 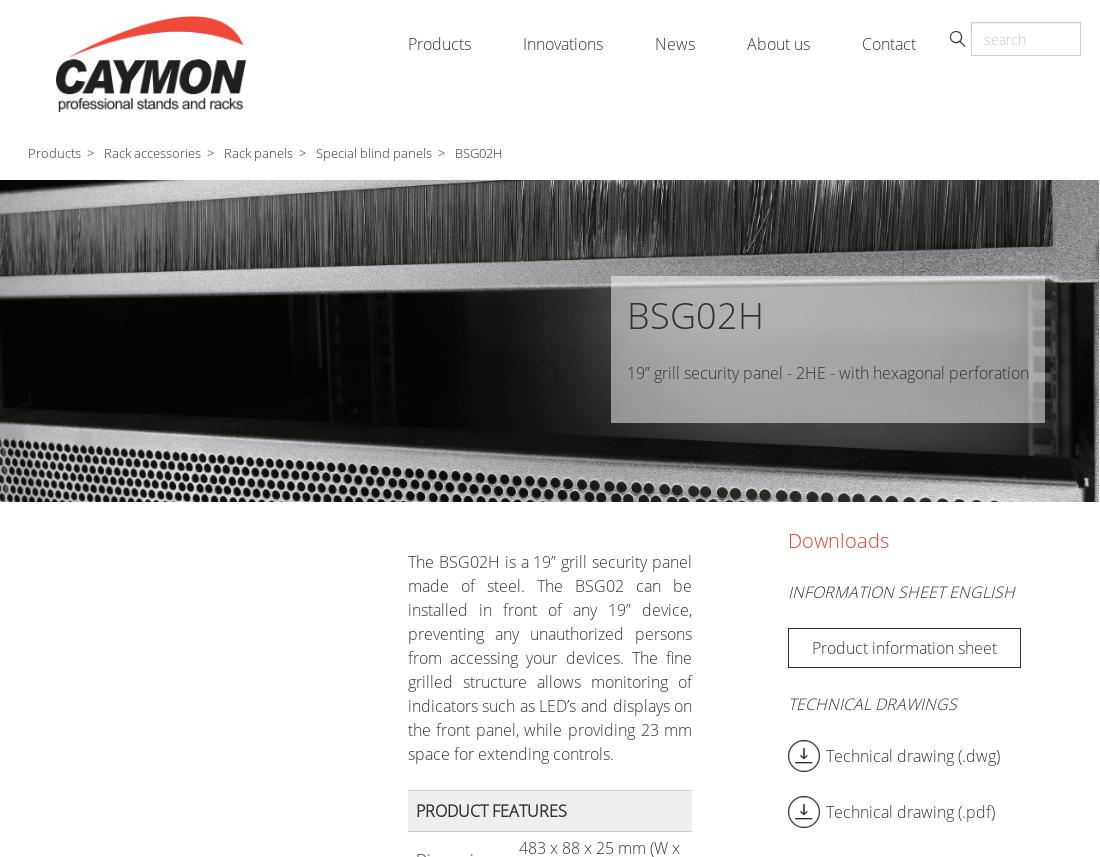 I want to click on 'The BSG02H is a 19” grill security panel made of steel. The BSG02 can be installed in front of any 19” device, preventing any unauthorized persons from accessing your devices. The fine grilled structure allows monitoring of indicators such as LED’s and displays on the front panel, while providing 23 mm space for extending controls.', so click(x=549, y=658).